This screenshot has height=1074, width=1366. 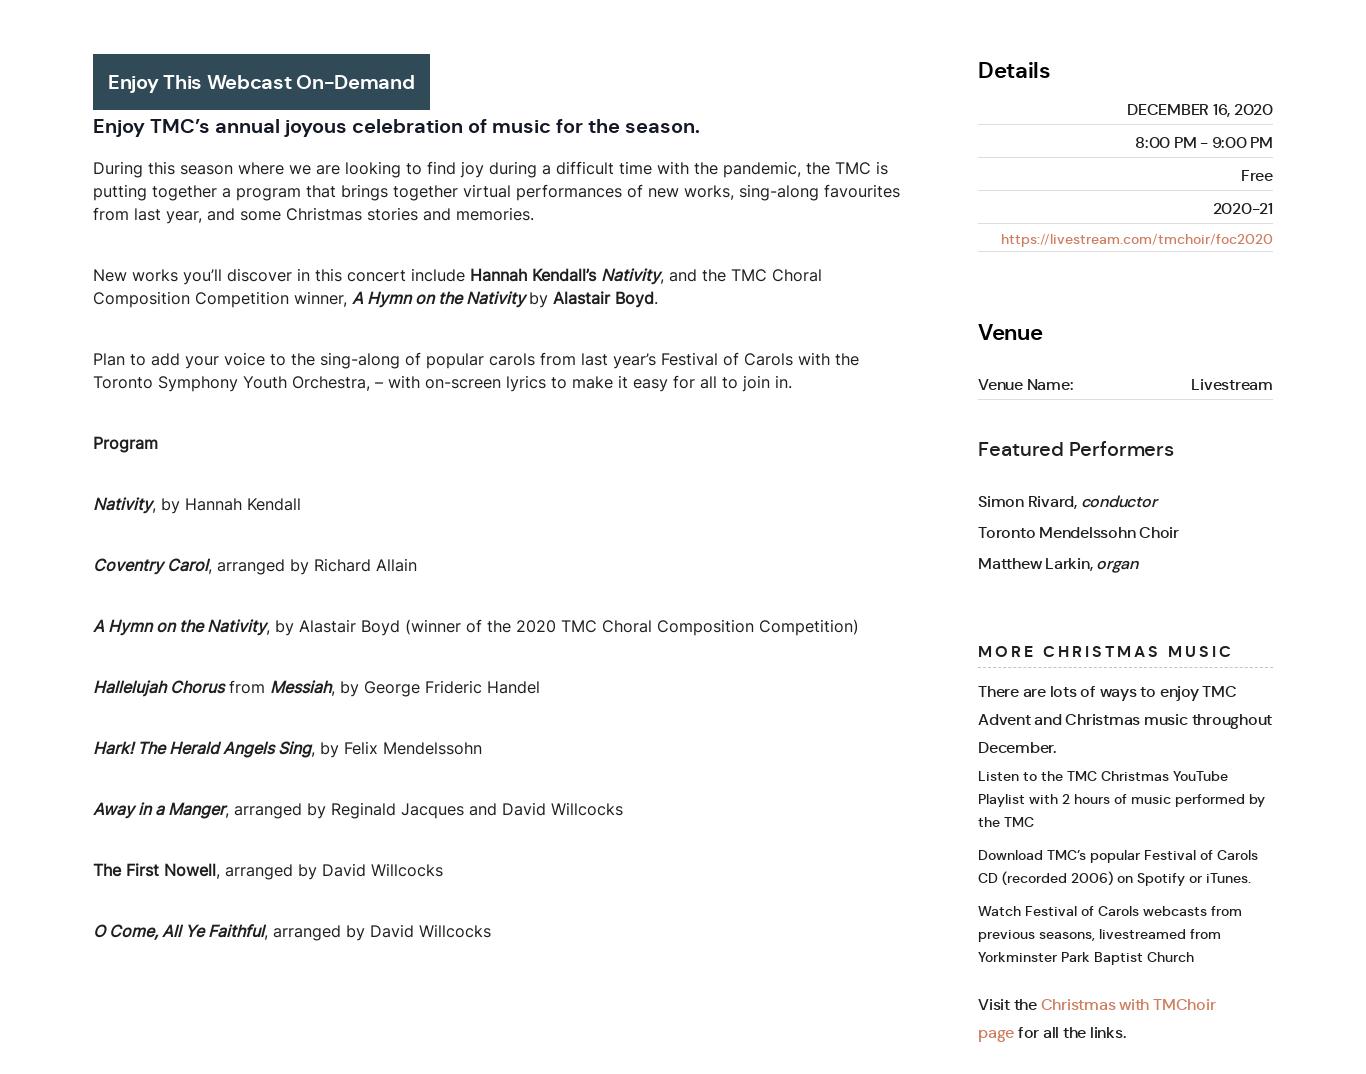 I want to click on 'conductor', so click(x=1078, y=500).